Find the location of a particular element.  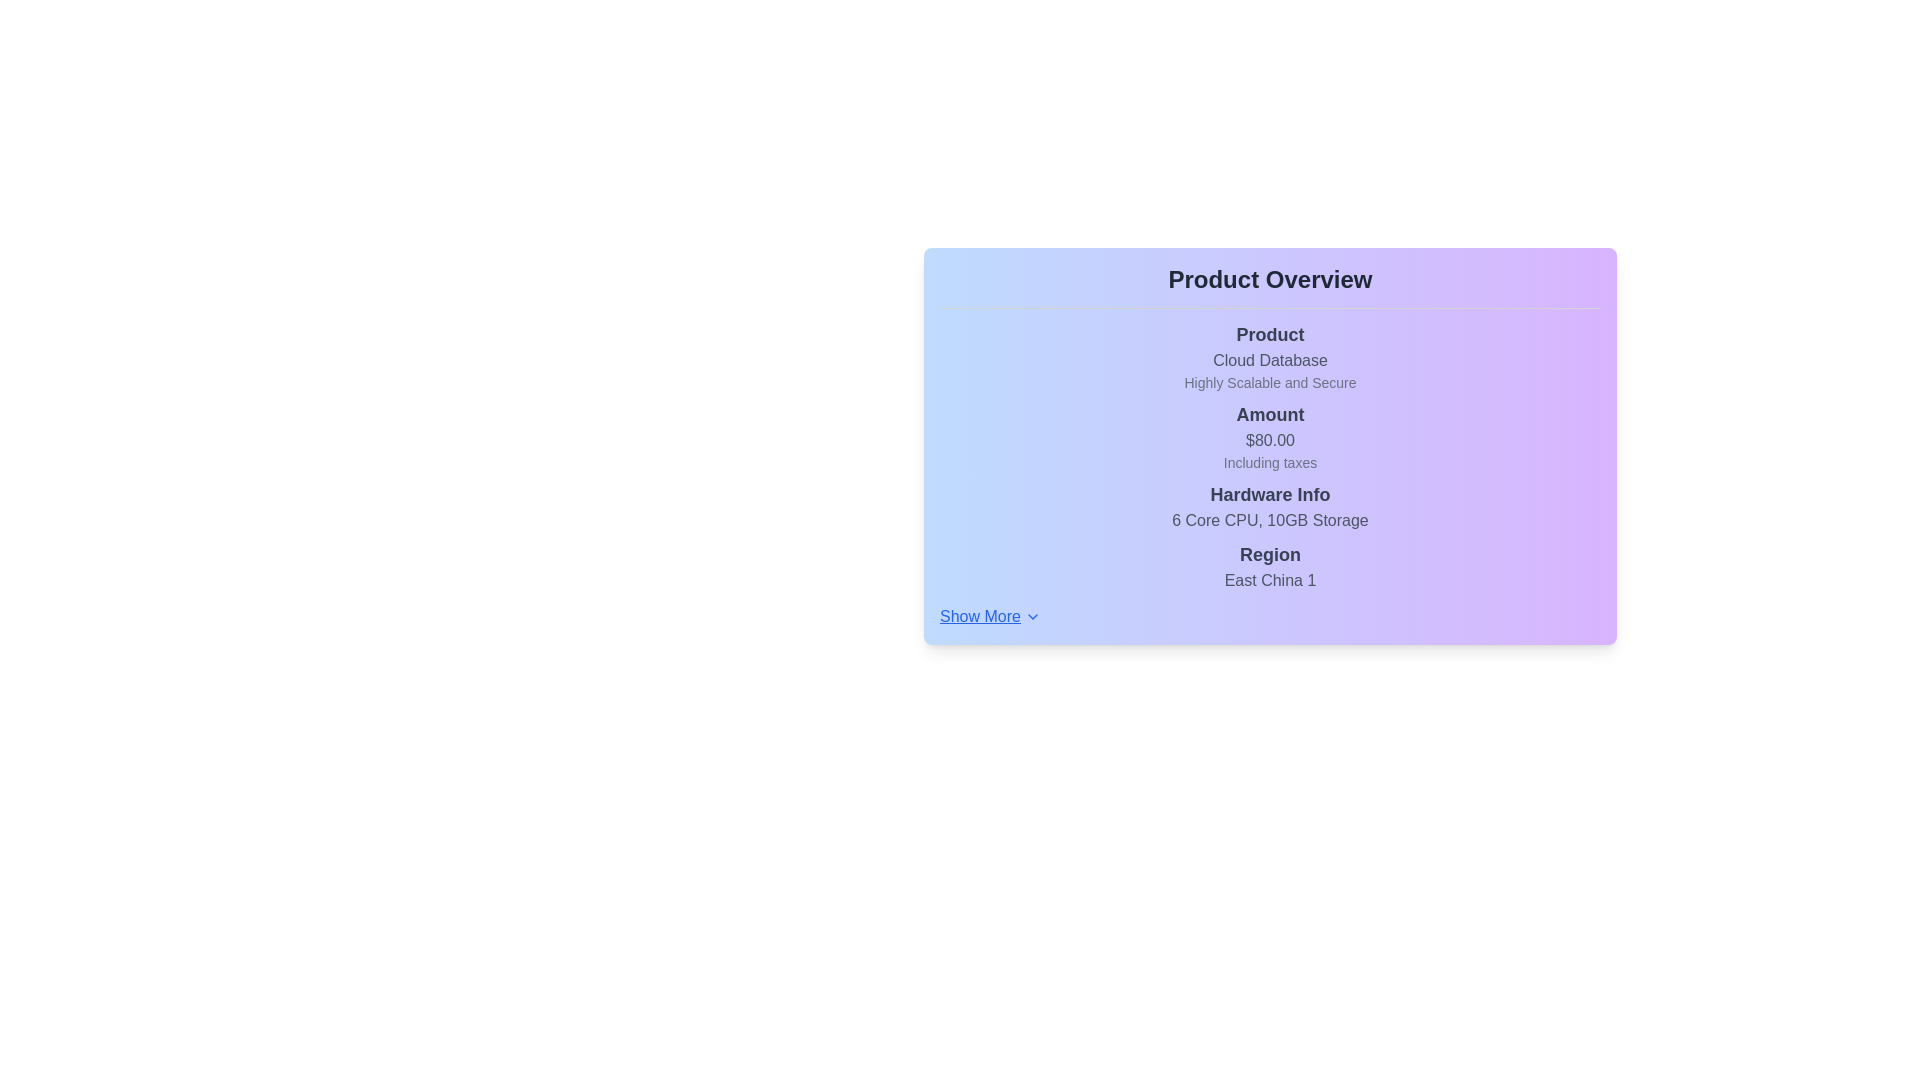

the text label that serves as a section title for 'East China 1', positioned above the corresponding text in the 'Product Overview' panel is located at coordinates (1269, 555).